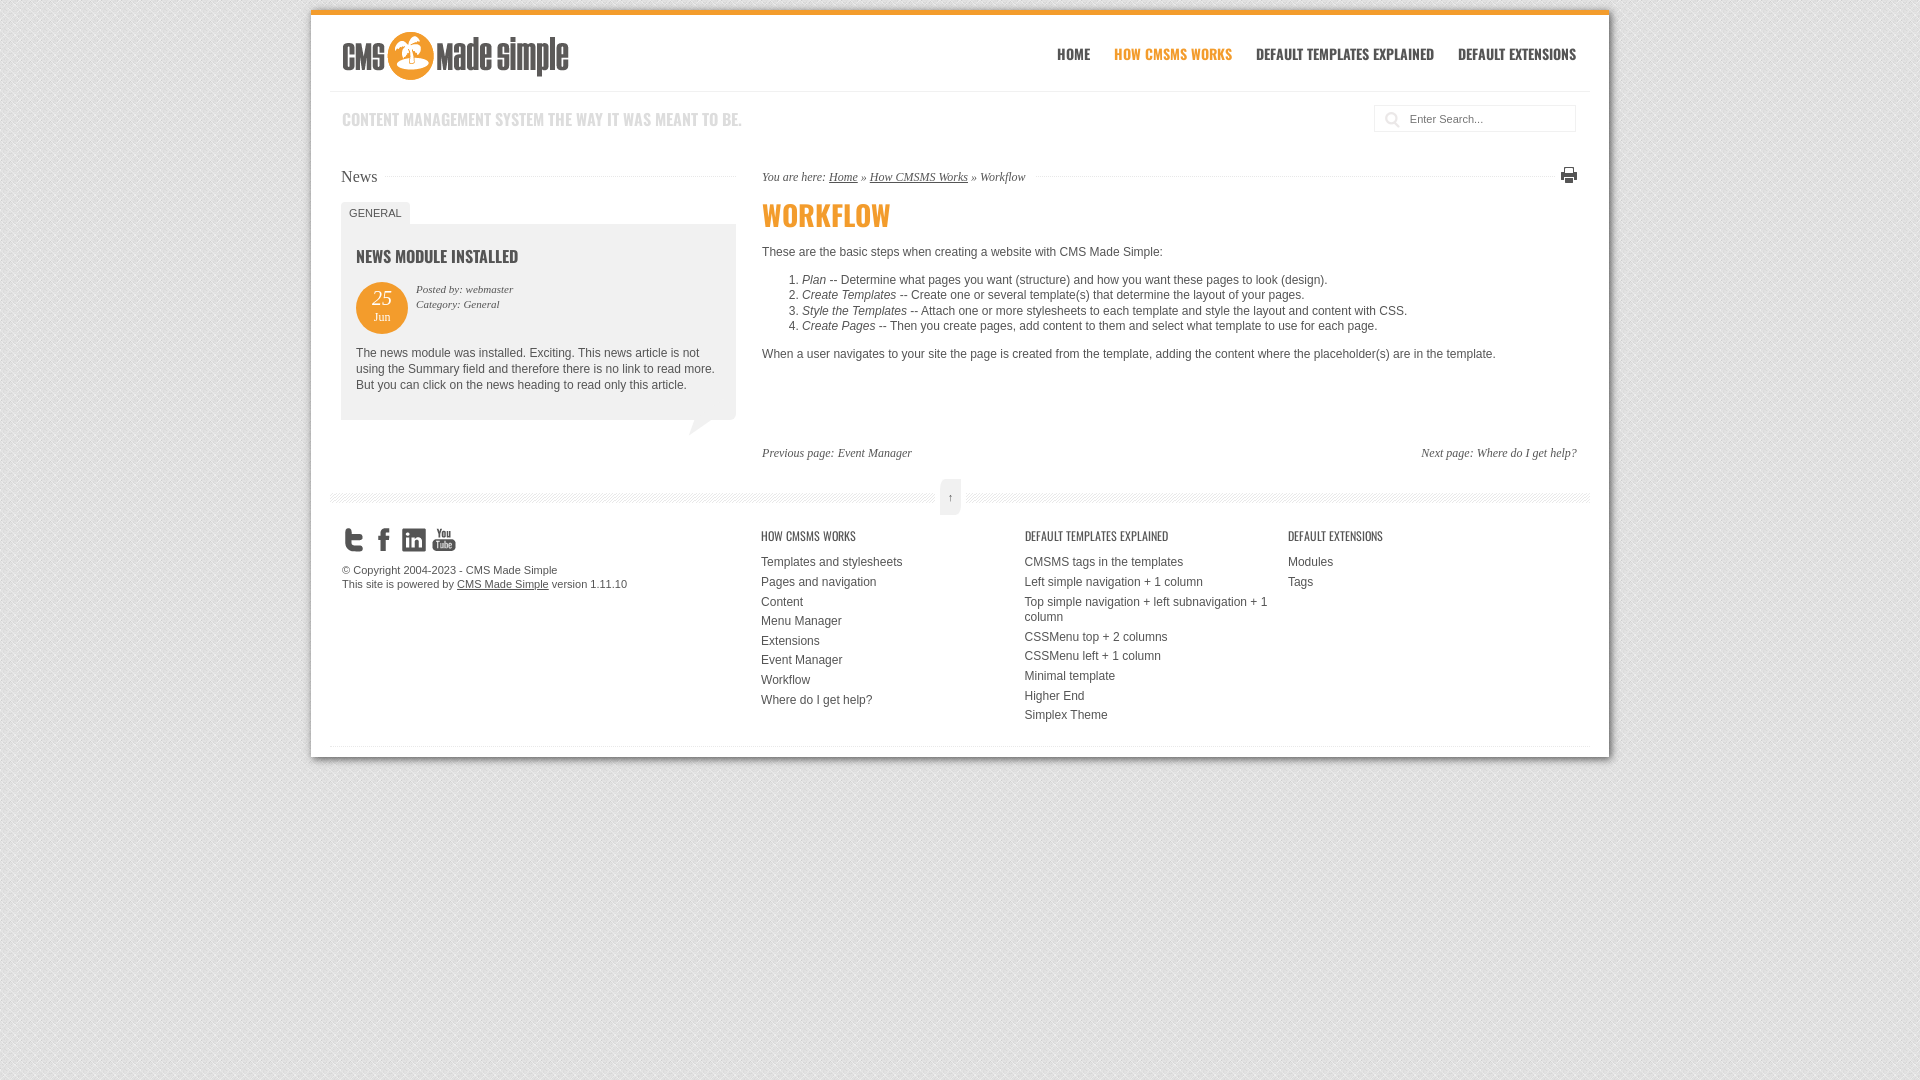 The width and height of the screenshot is (1920, 1080). I want to click on 'CMS Made Simple', so click(503, 583).